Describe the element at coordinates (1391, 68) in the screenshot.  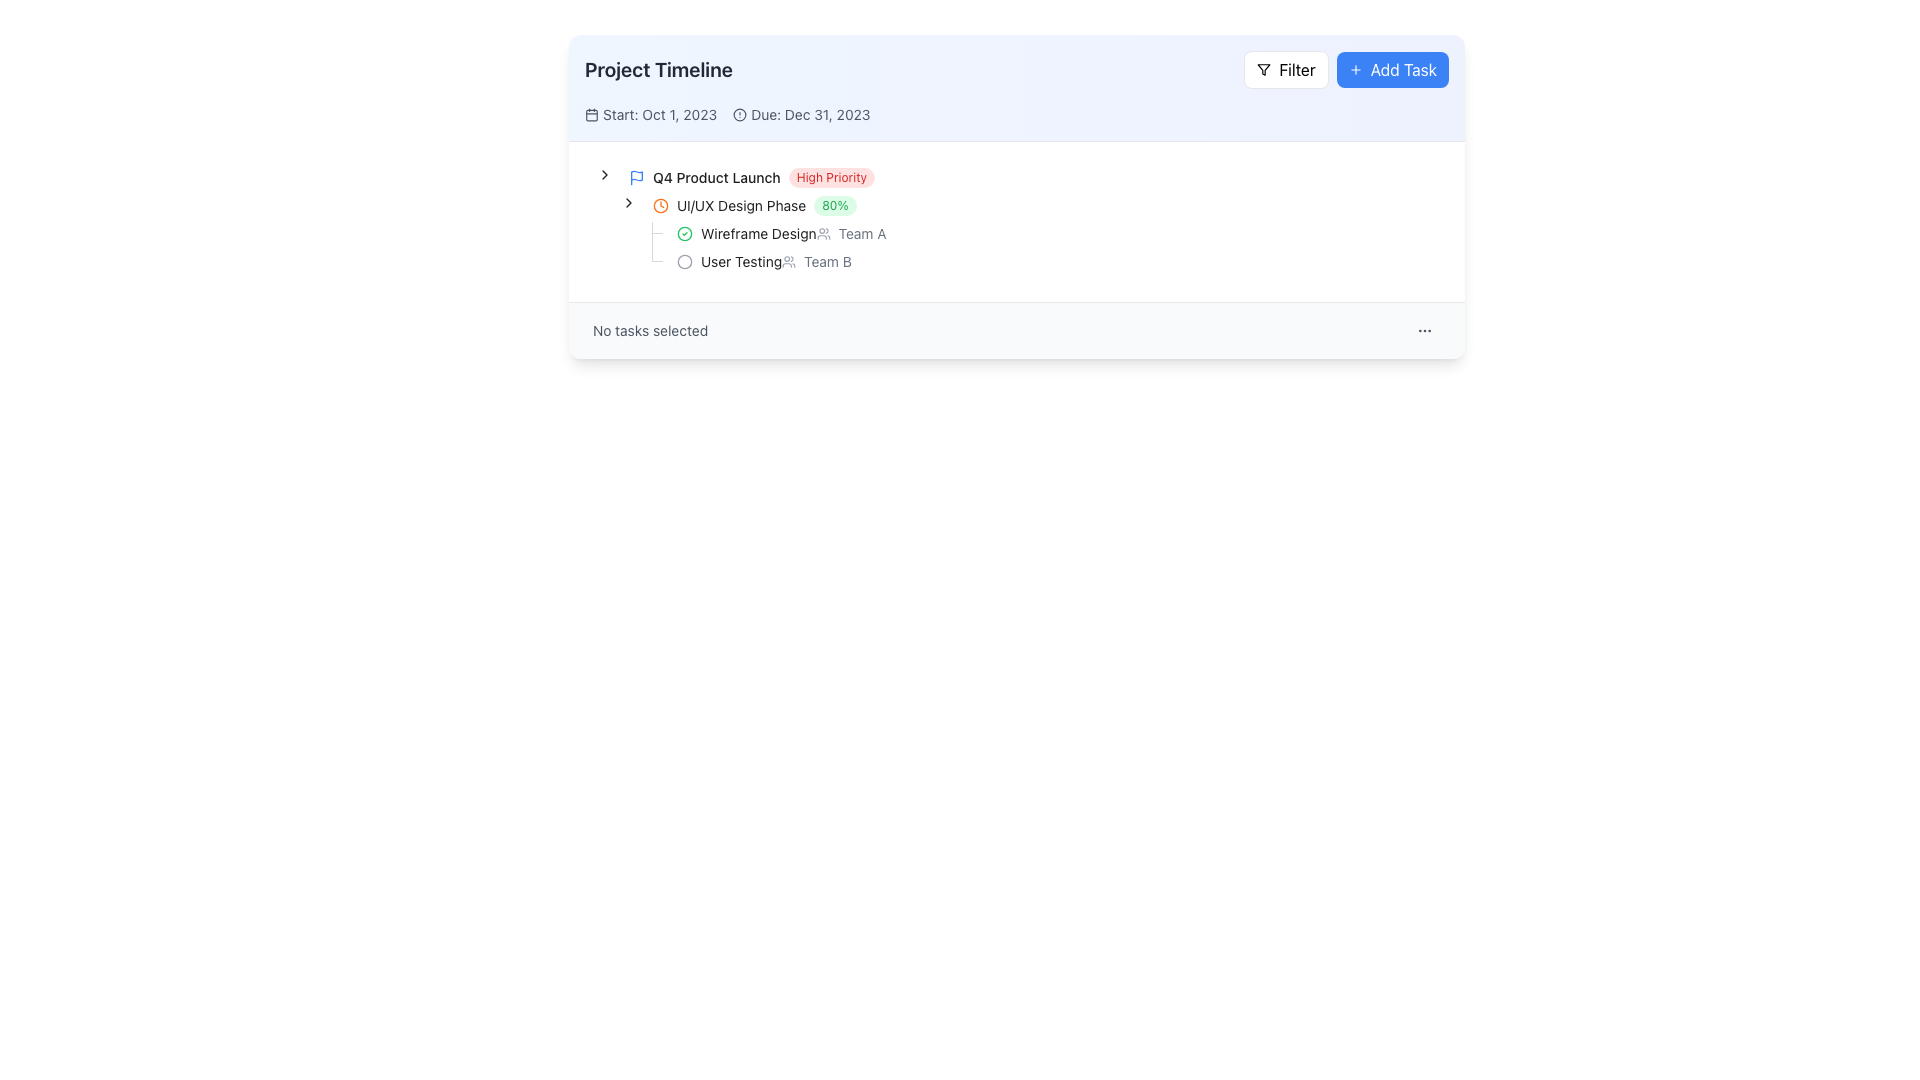
I see `the blue rectangular button with rounded corners labeled 'Add Task'` at that location.